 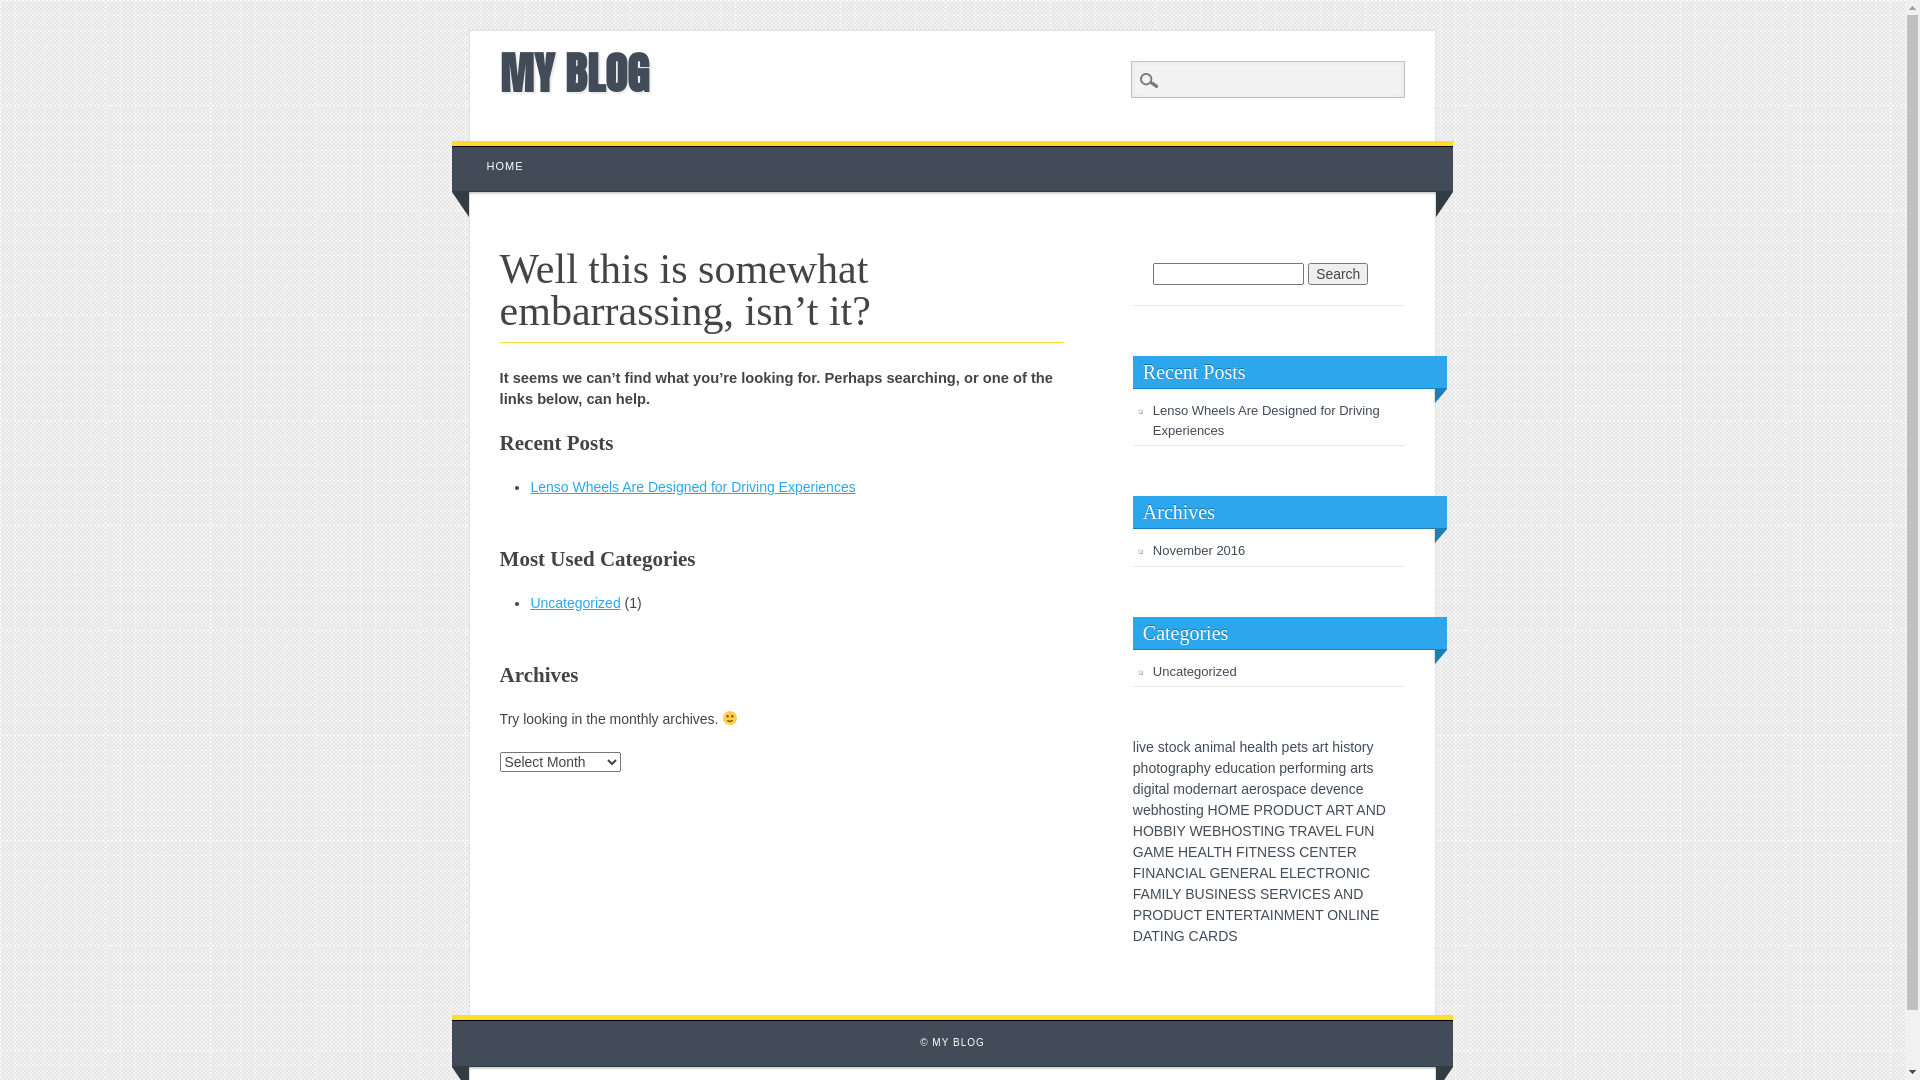 I want to click on 'MY BLOG', so click(x=573, y=72).